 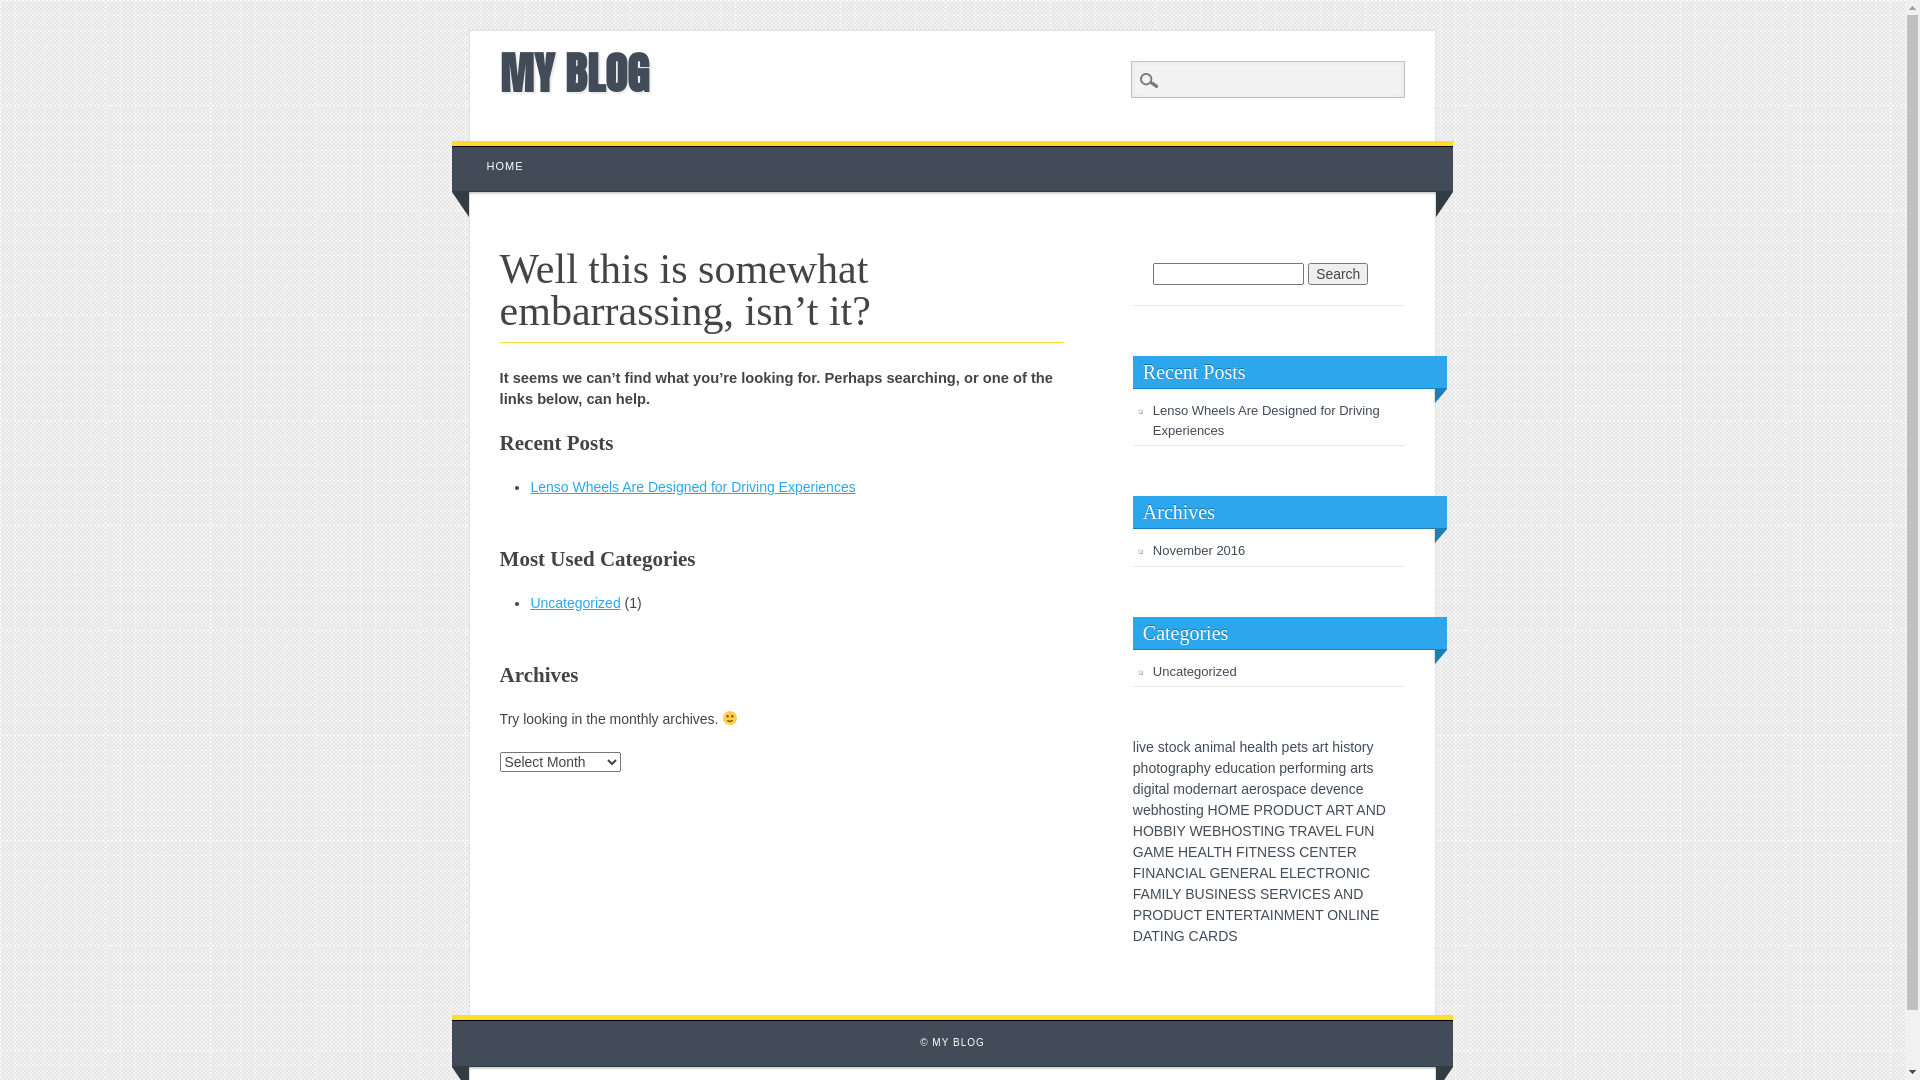 I want to click on 'MY BLOG', so click(x=573, y=72).